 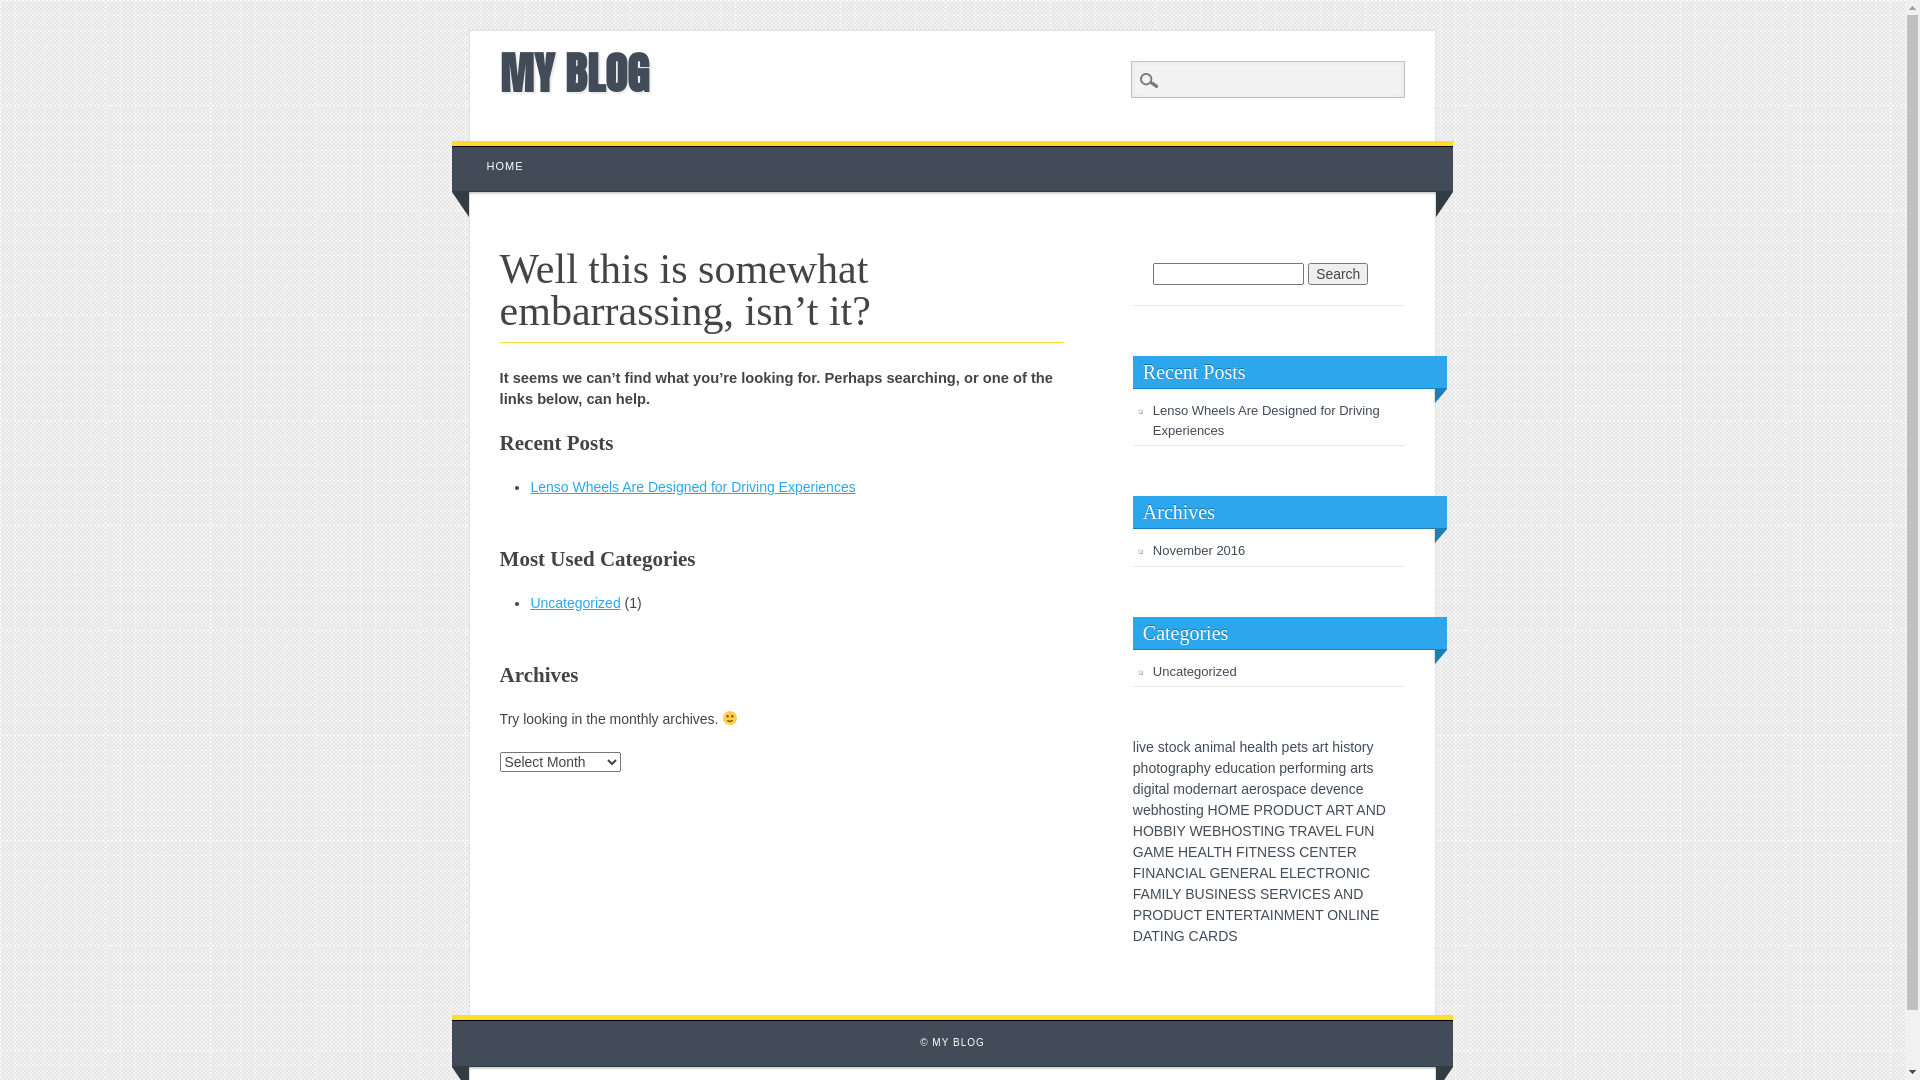 I want to click on 'MY BLOG', so click(x=573, y=72).